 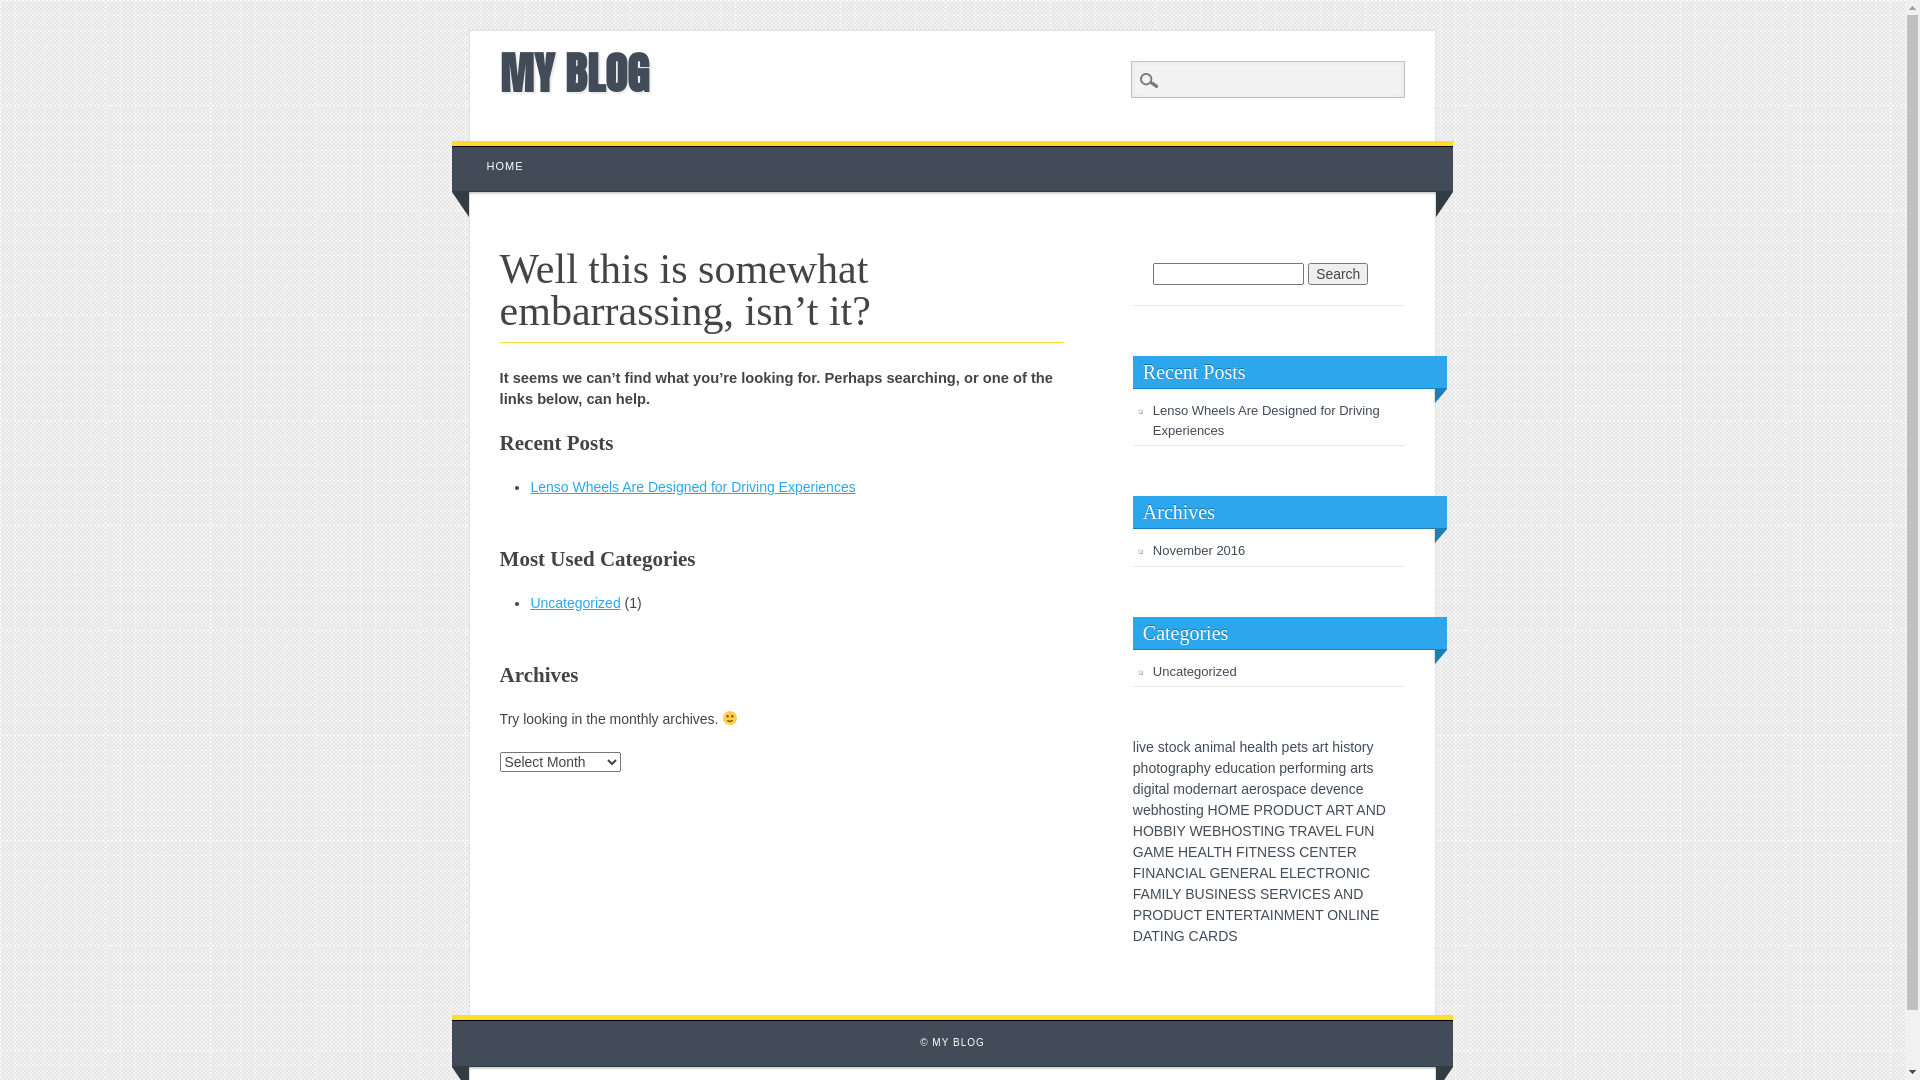 I want to click on 'MY BLOG', so click(x=573, y=72).